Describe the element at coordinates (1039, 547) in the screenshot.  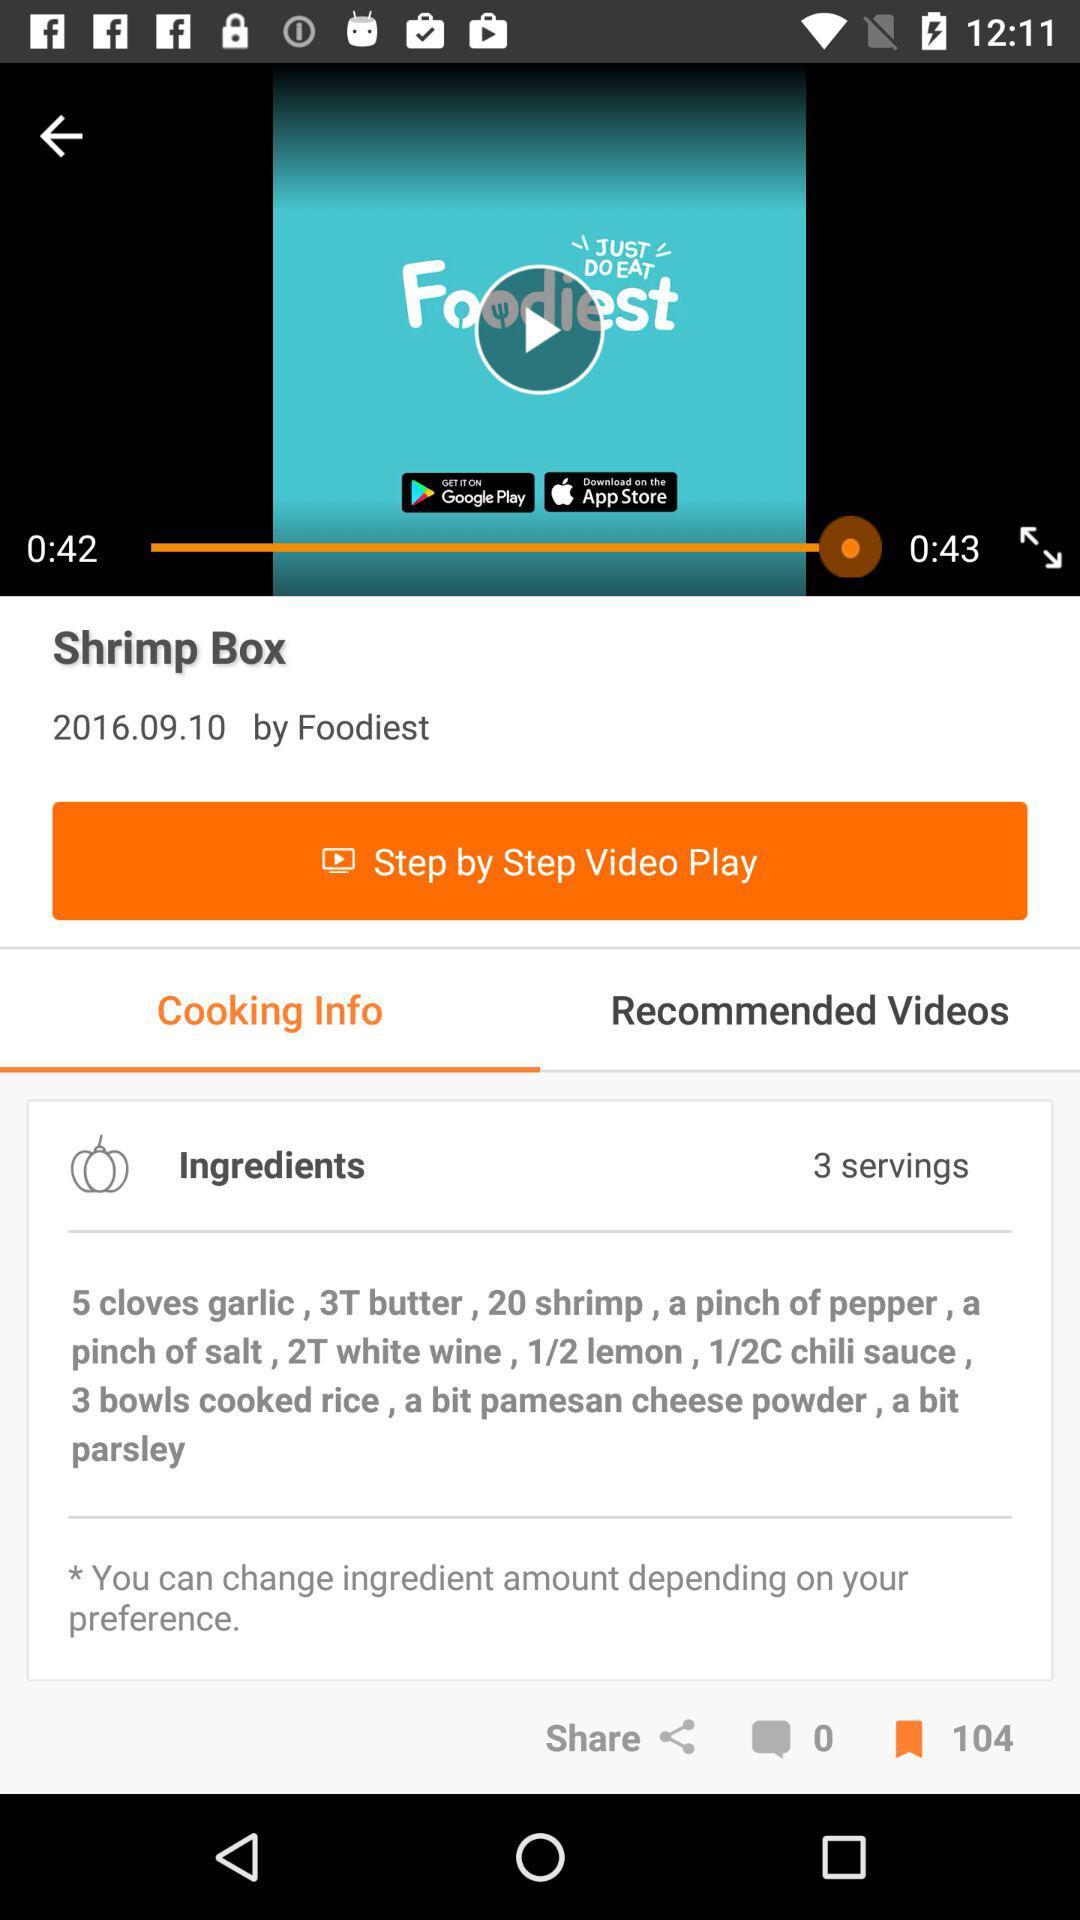
I see `zoom button` at that location.